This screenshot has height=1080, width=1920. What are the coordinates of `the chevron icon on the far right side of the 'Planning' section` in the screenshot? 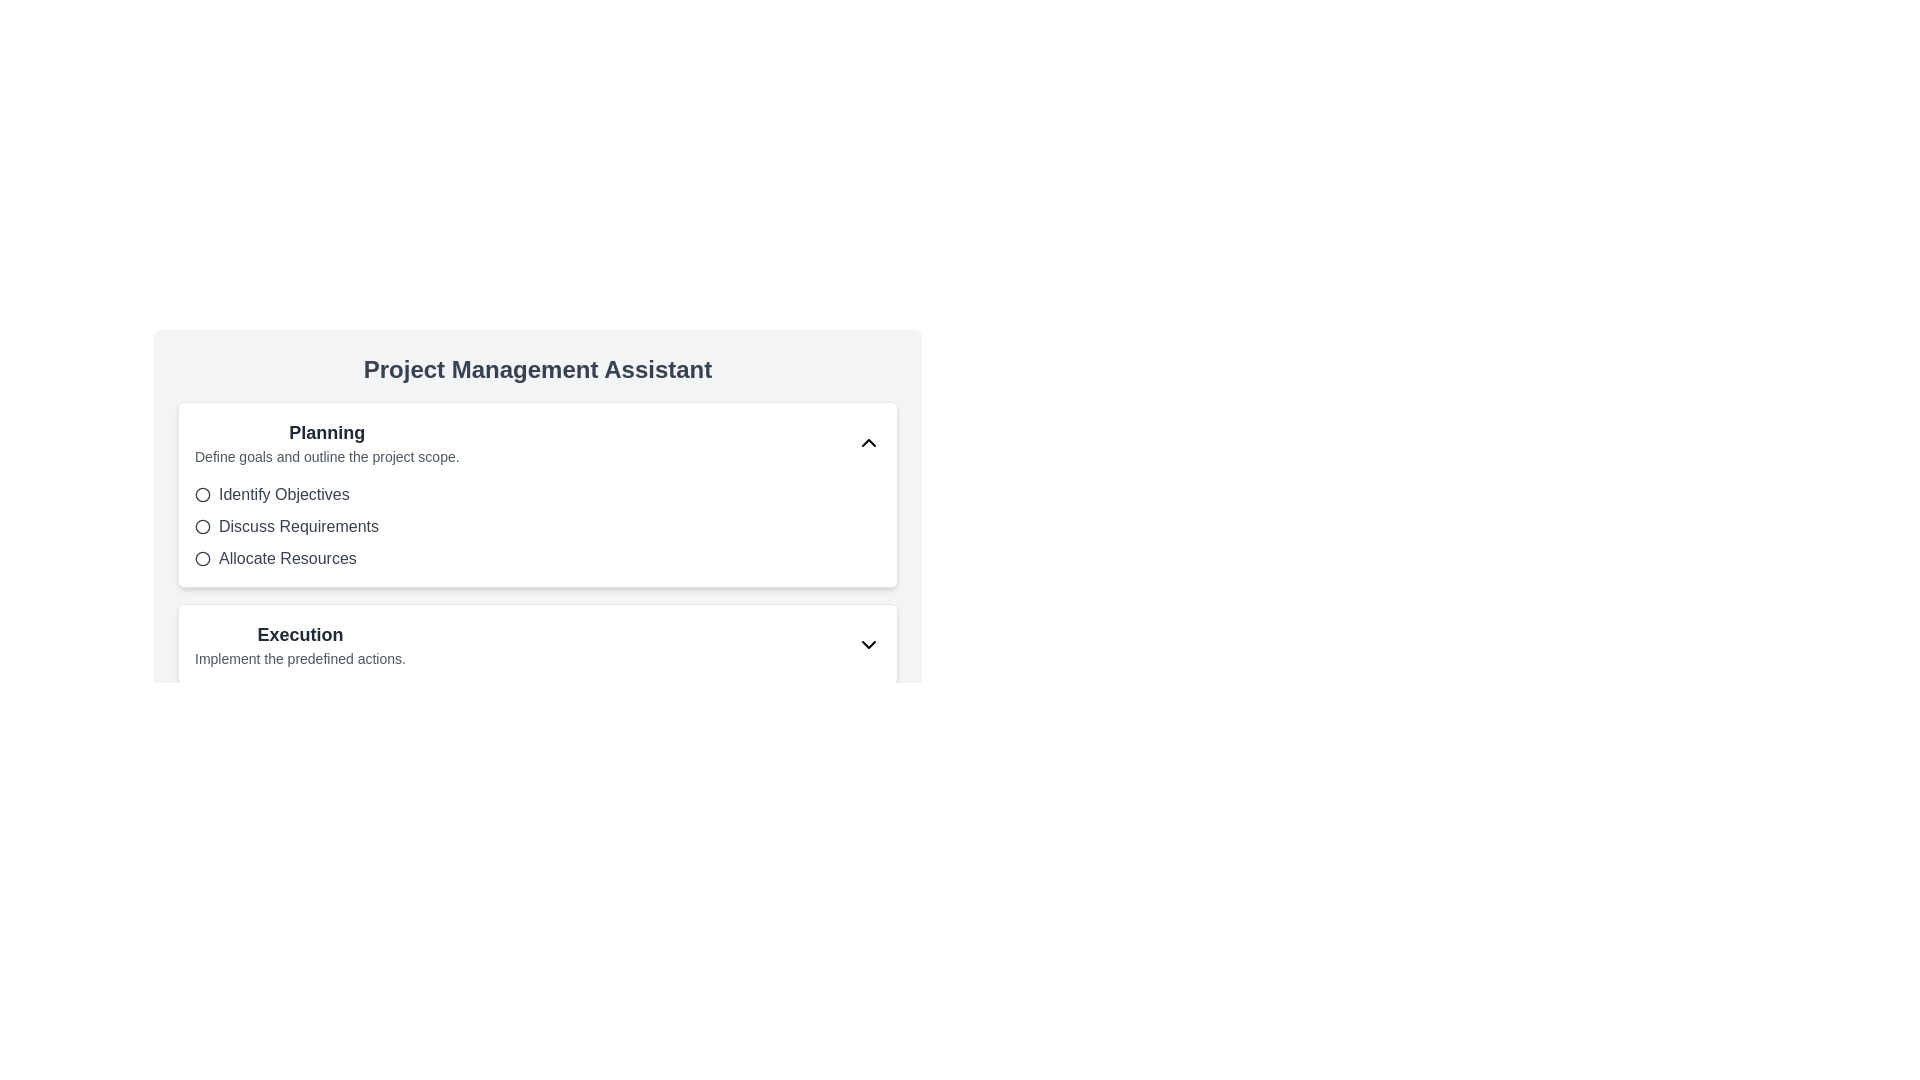 It's located at (868, 442).